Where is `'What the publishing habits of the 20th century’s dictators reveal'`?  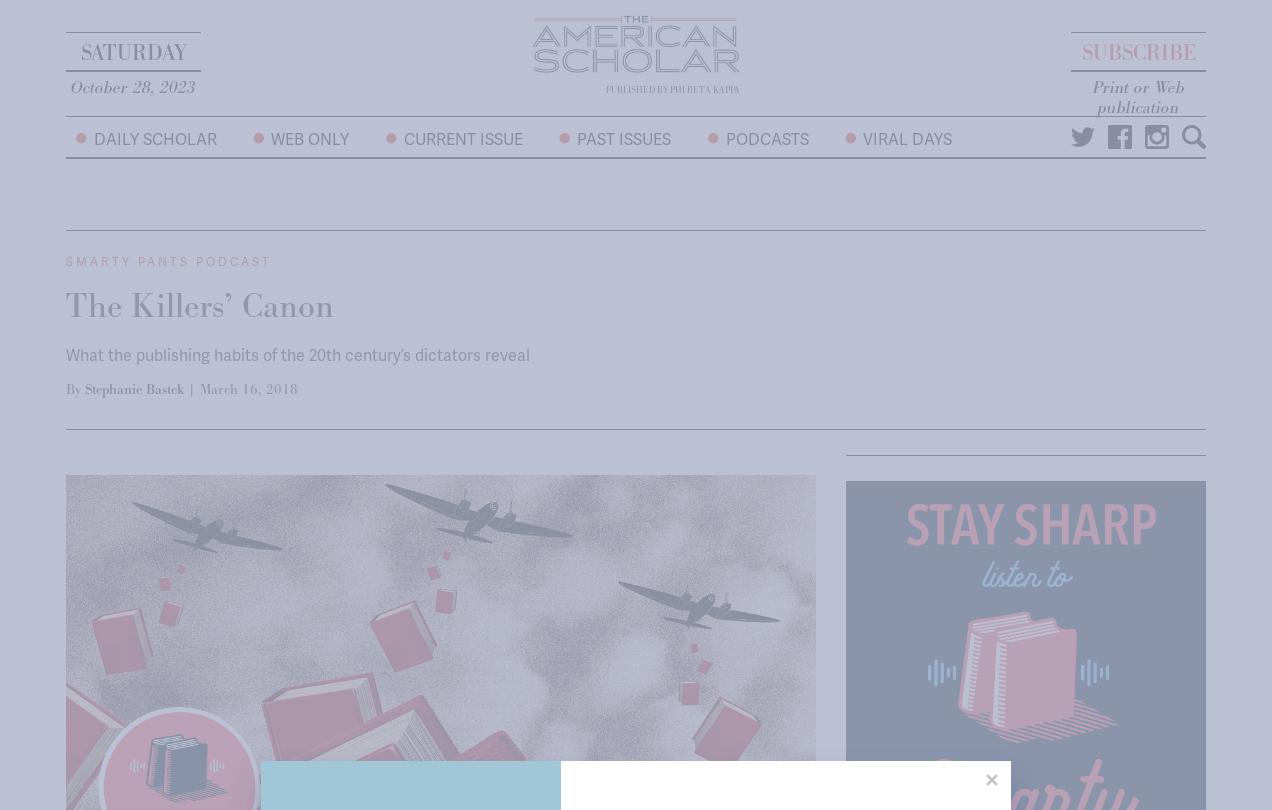 'What the publishing habits of the 20th century’s dictators reveal' is located at coordinates (298, 354).